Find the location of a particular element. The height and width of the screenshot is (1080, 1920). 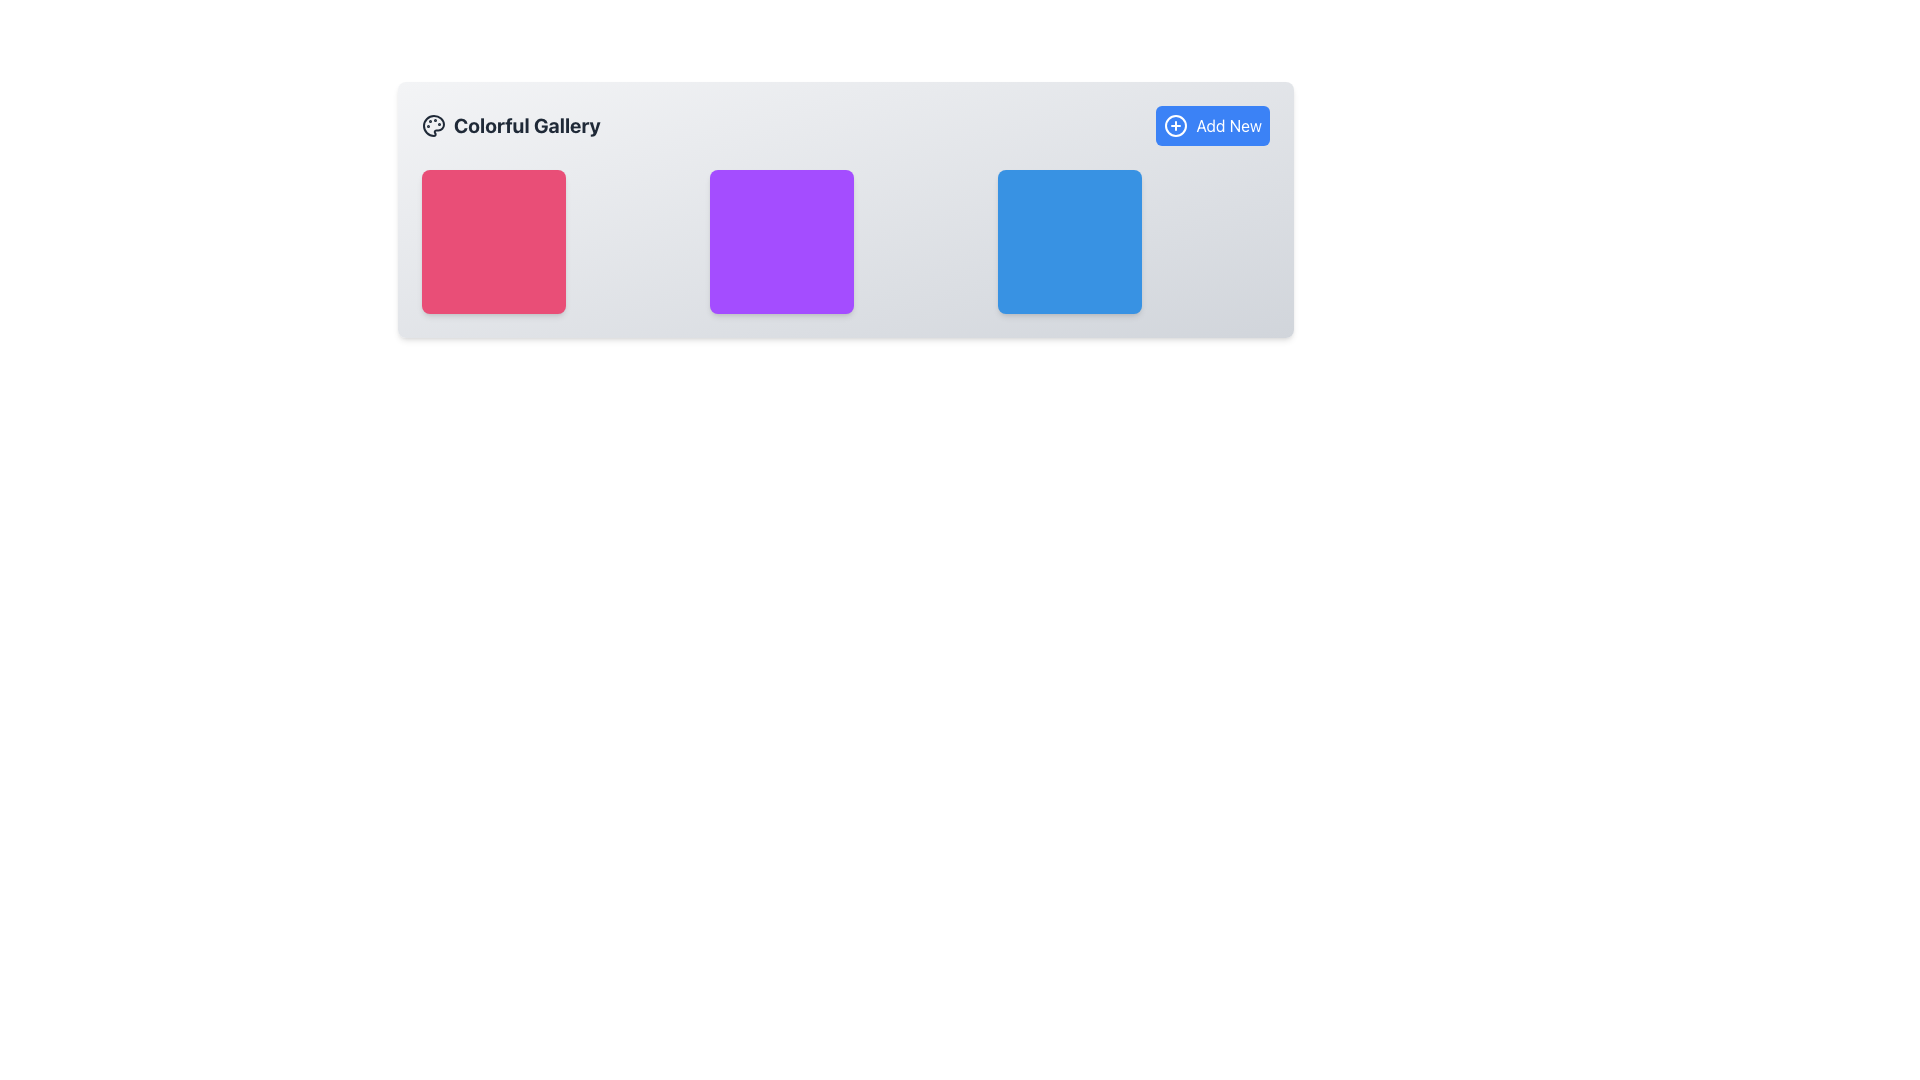

the vibrant pink clickable block with rounded corners located in the first position of the grid layout, adjacent to the 'Colorful Gallery' title and the purple block is located at coordinates (557, 241).